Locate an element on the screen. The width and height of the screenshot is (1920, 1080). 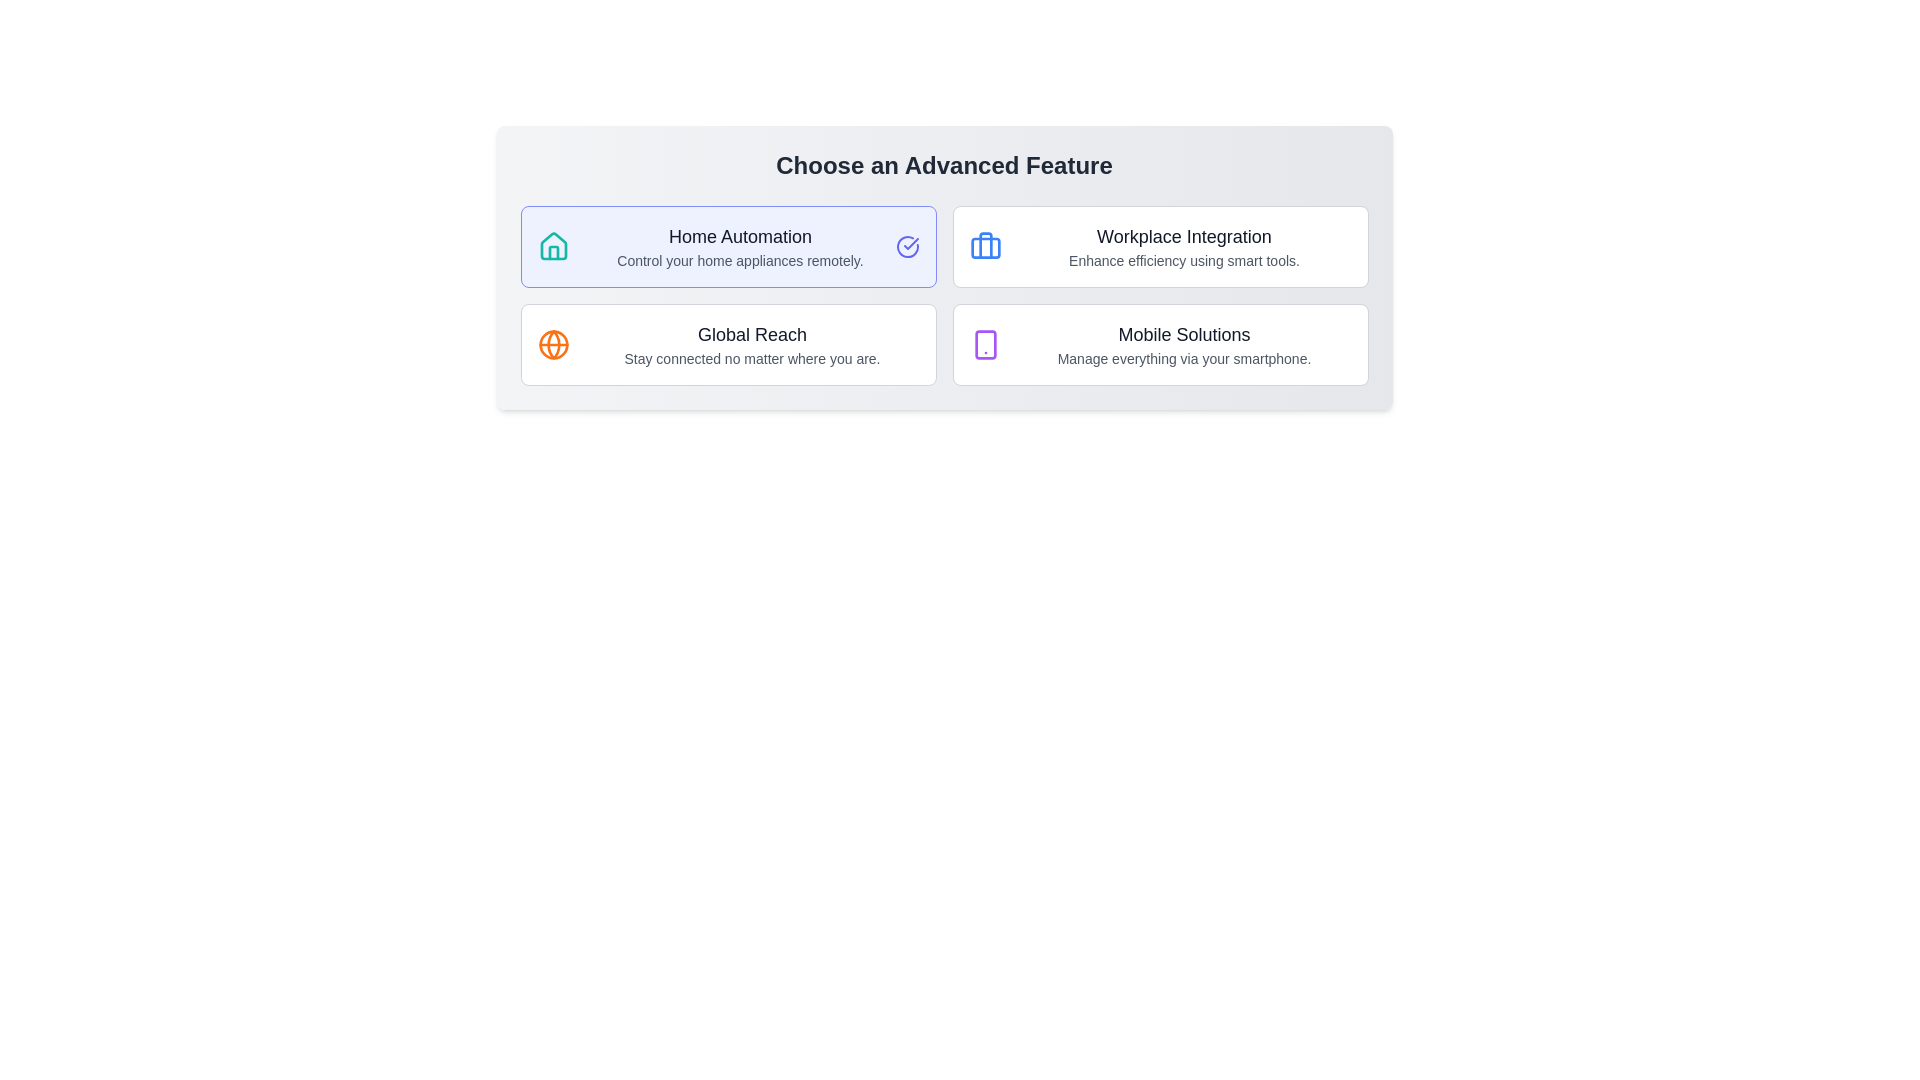
the text label at the top center of the card located in the top right quadrant of the grid, which indicates the theme or topic of the section is located at coordinates (1184, 235).